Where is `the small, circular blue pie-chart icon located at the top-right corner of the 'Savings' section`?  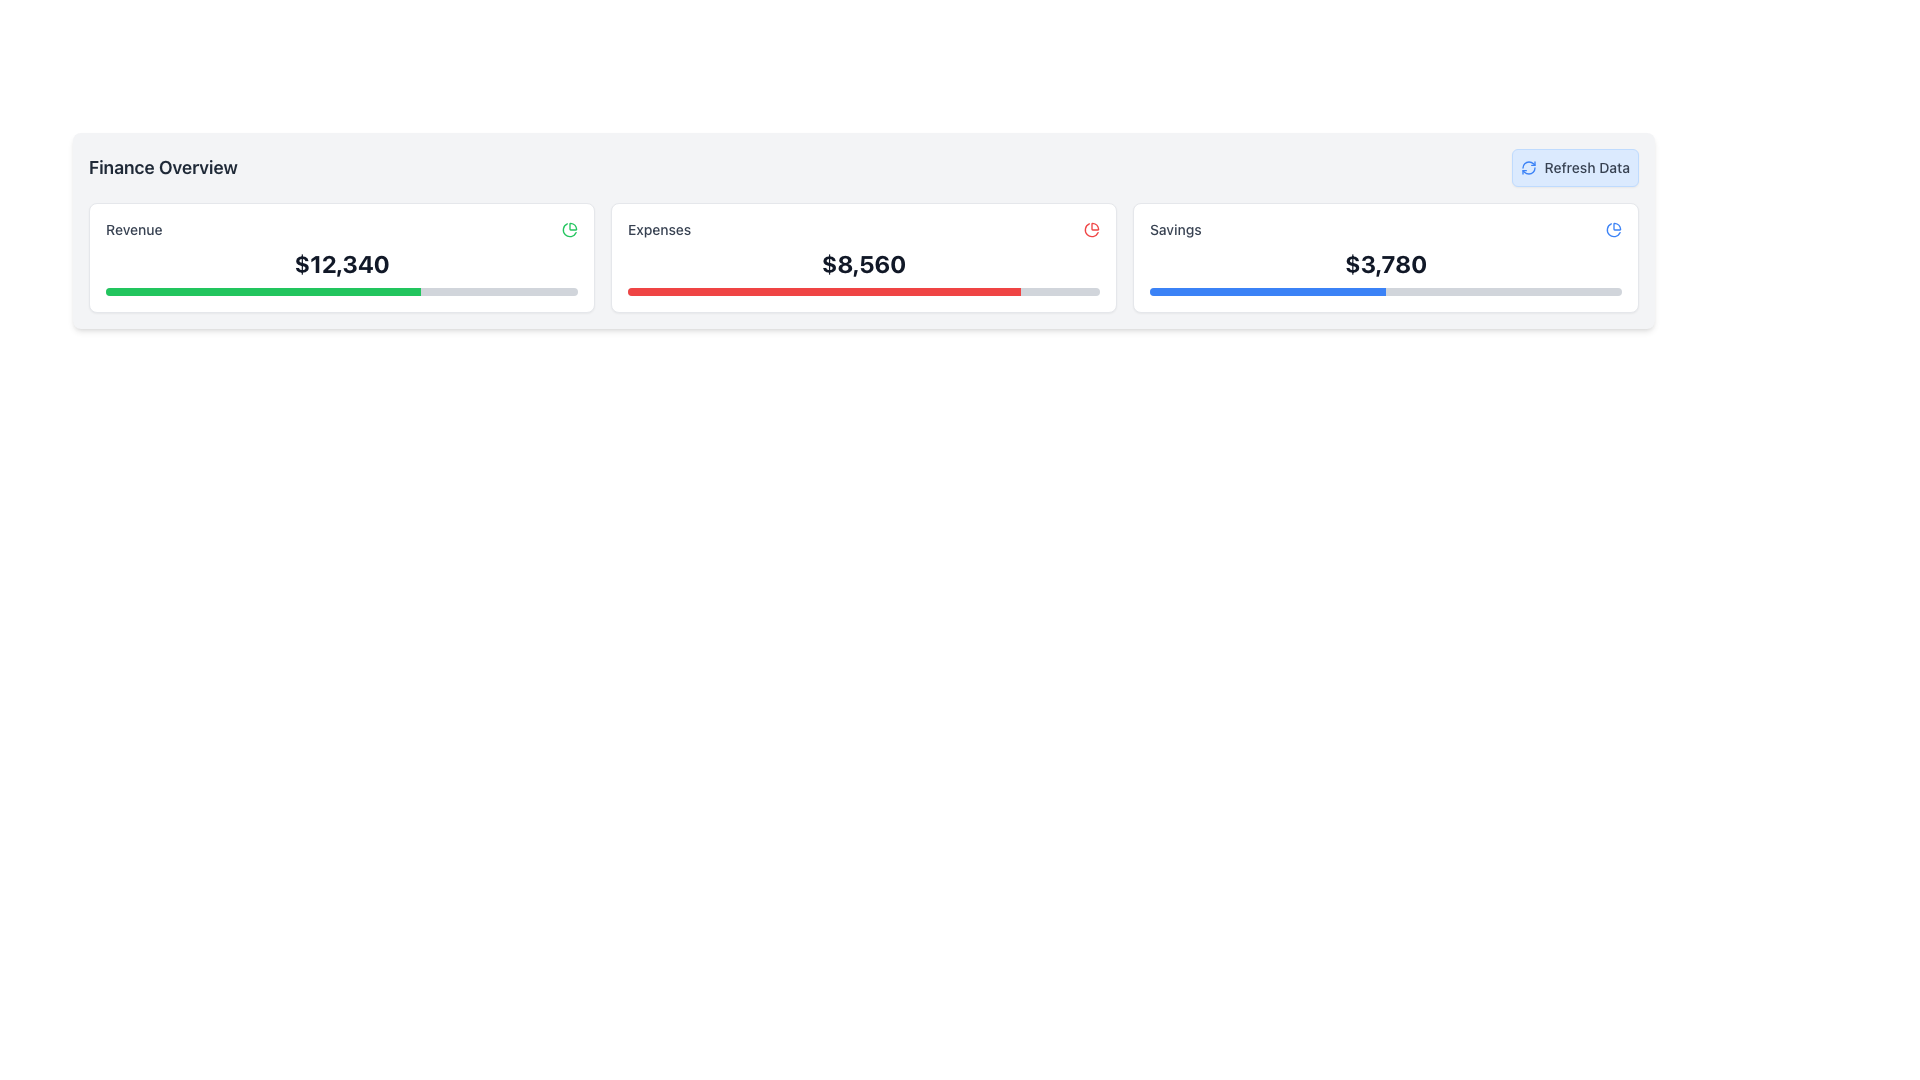 the small, circular blue pie-chart icon located at the top-right corner of the 'Savings' section is located at coordinates (1613, 229).